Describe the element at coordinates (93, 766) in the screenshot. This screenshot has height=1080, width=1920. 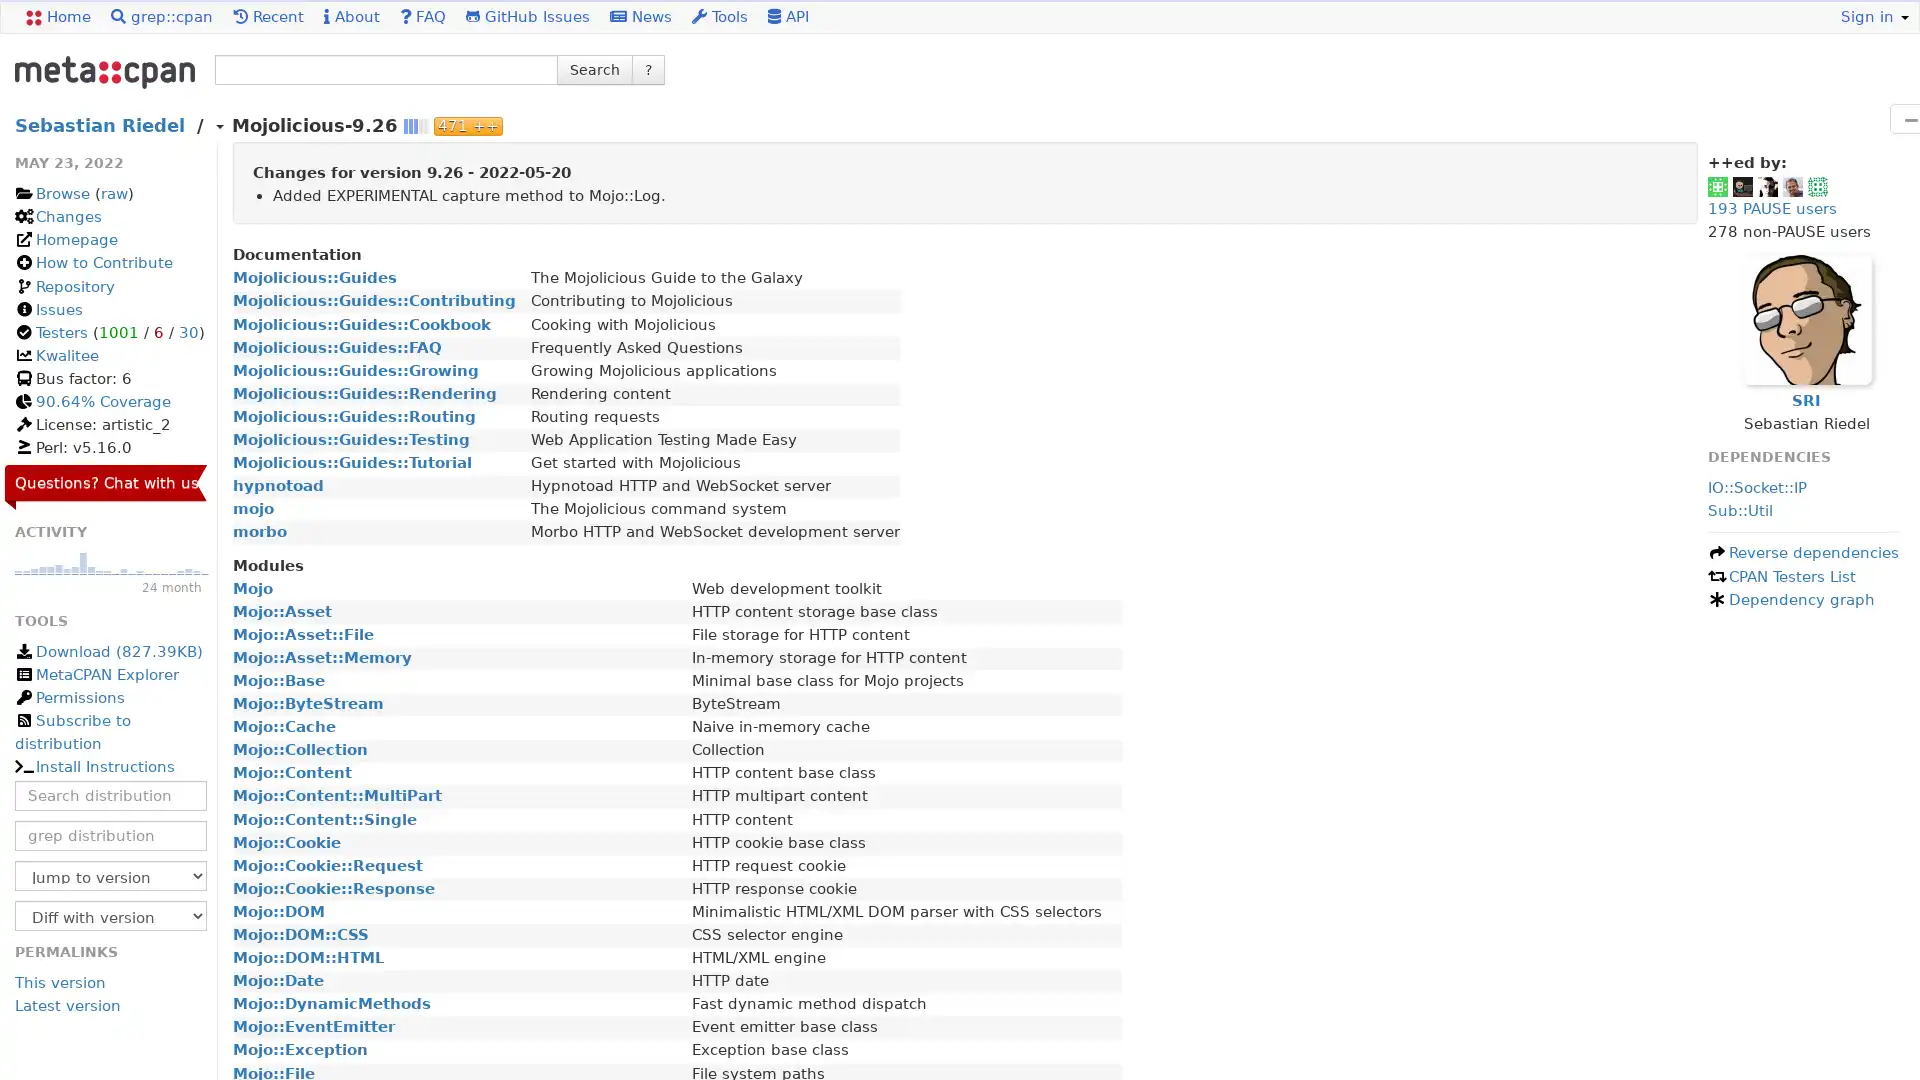
I see `Install Instructions` at that location.